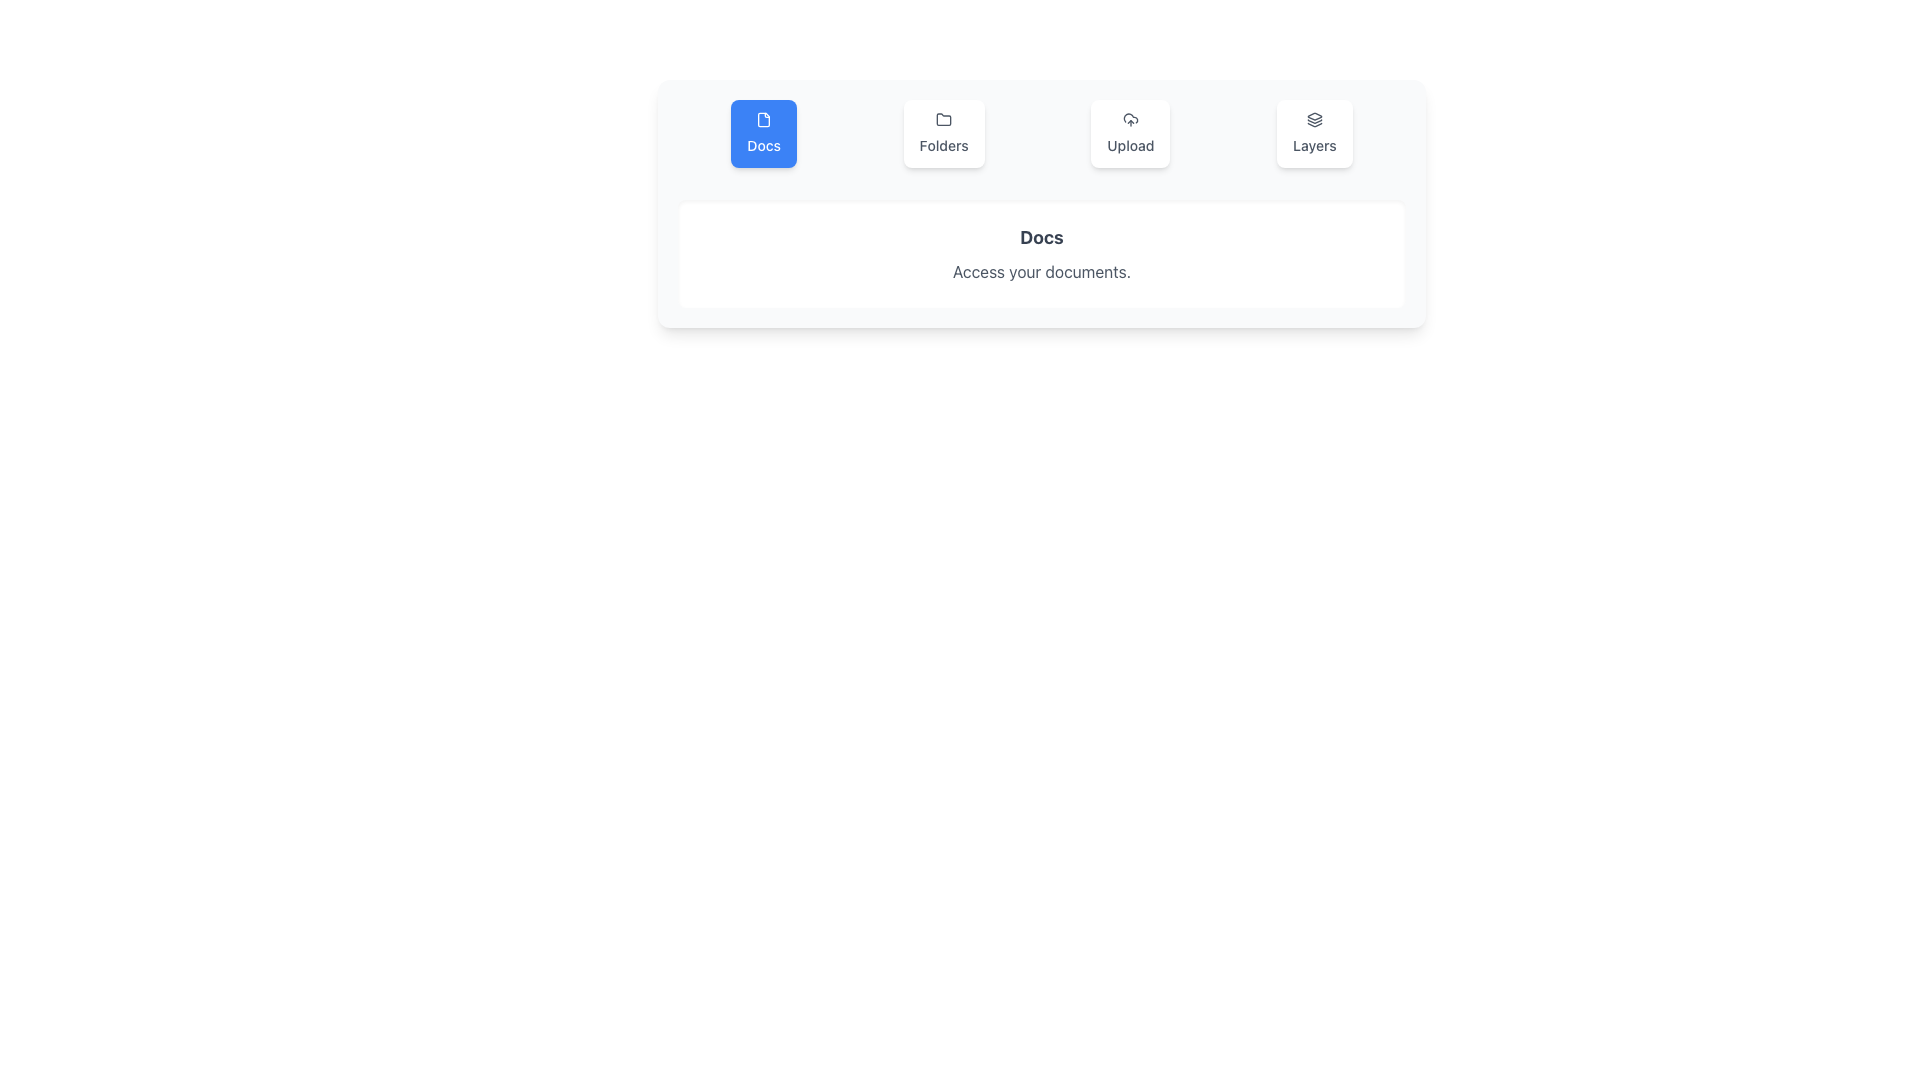 The image size is (1920, 1080). I want to click on the icon resembling stacked layers located at the top of the 'Layers' button, which is the fourth button in the row of options, so click(1314, 119).